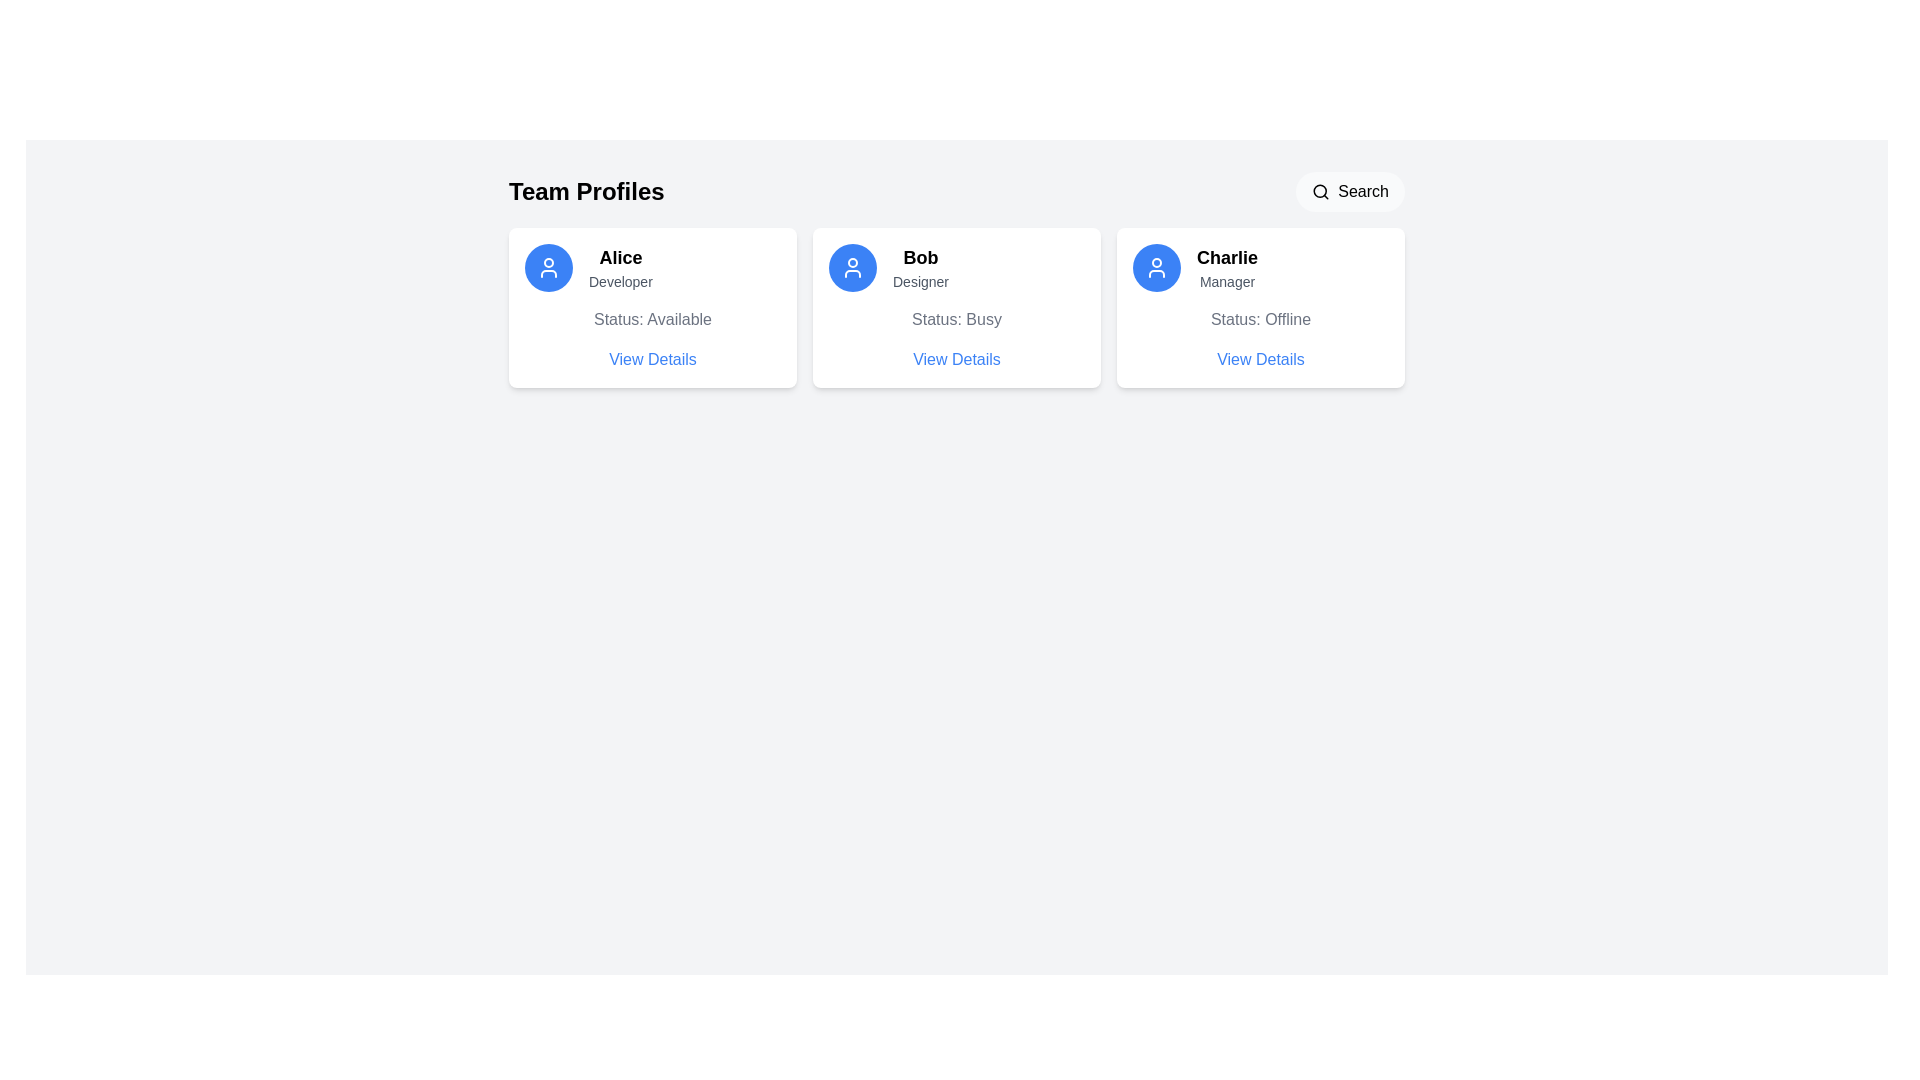 This screenshot has width=1920, height=1080. I want to click on text label that identifies the name of the profile, located within the 'Team Profiles' section of the card layout, positioned above 'Developer' and to the right of the profile icon, so click(619, 257).